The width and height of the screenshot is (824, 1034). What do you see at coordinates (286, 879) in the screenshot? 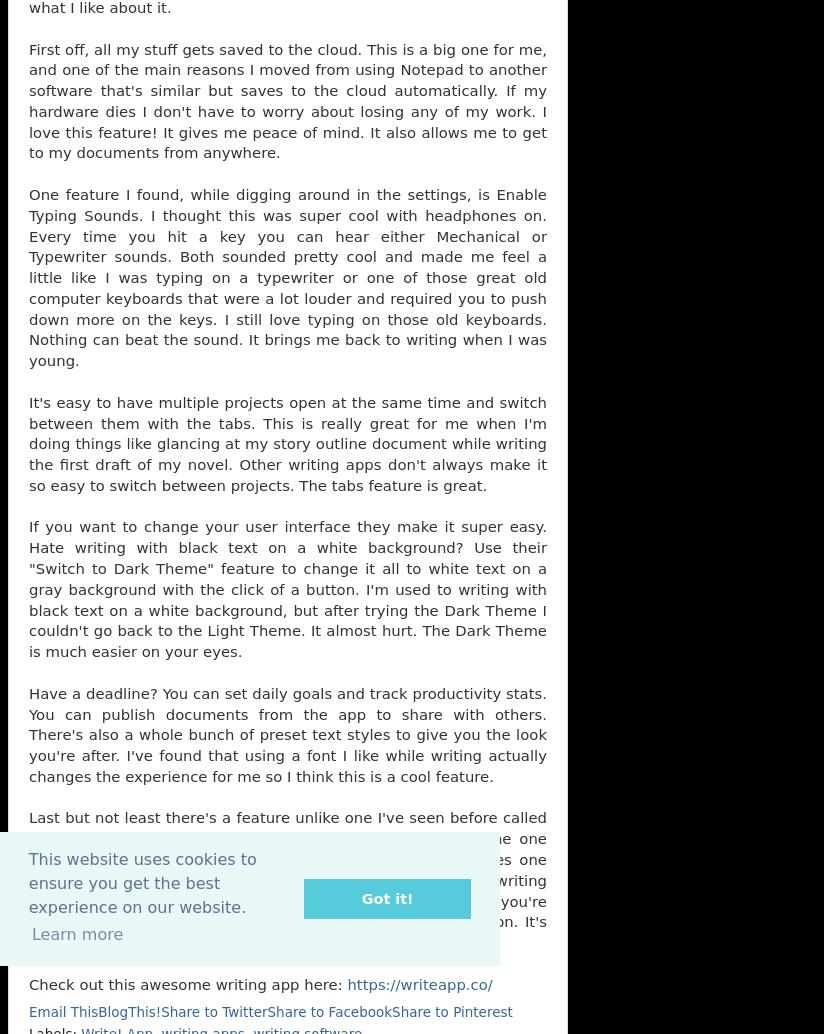
I see `'Last but not least there's a feature unlike one I've seen before called focus mode. This fades out all the paragraphs except for the one you're working on. Don't knock it until you've tried it. It goes one step further in helping you have a distraction-free writing environment. It almost guides your eyes to the paragraph you're writing and makes the rest of the UI fade out of your attention. It's pretty cool.'` at bounding box center [286, 879].